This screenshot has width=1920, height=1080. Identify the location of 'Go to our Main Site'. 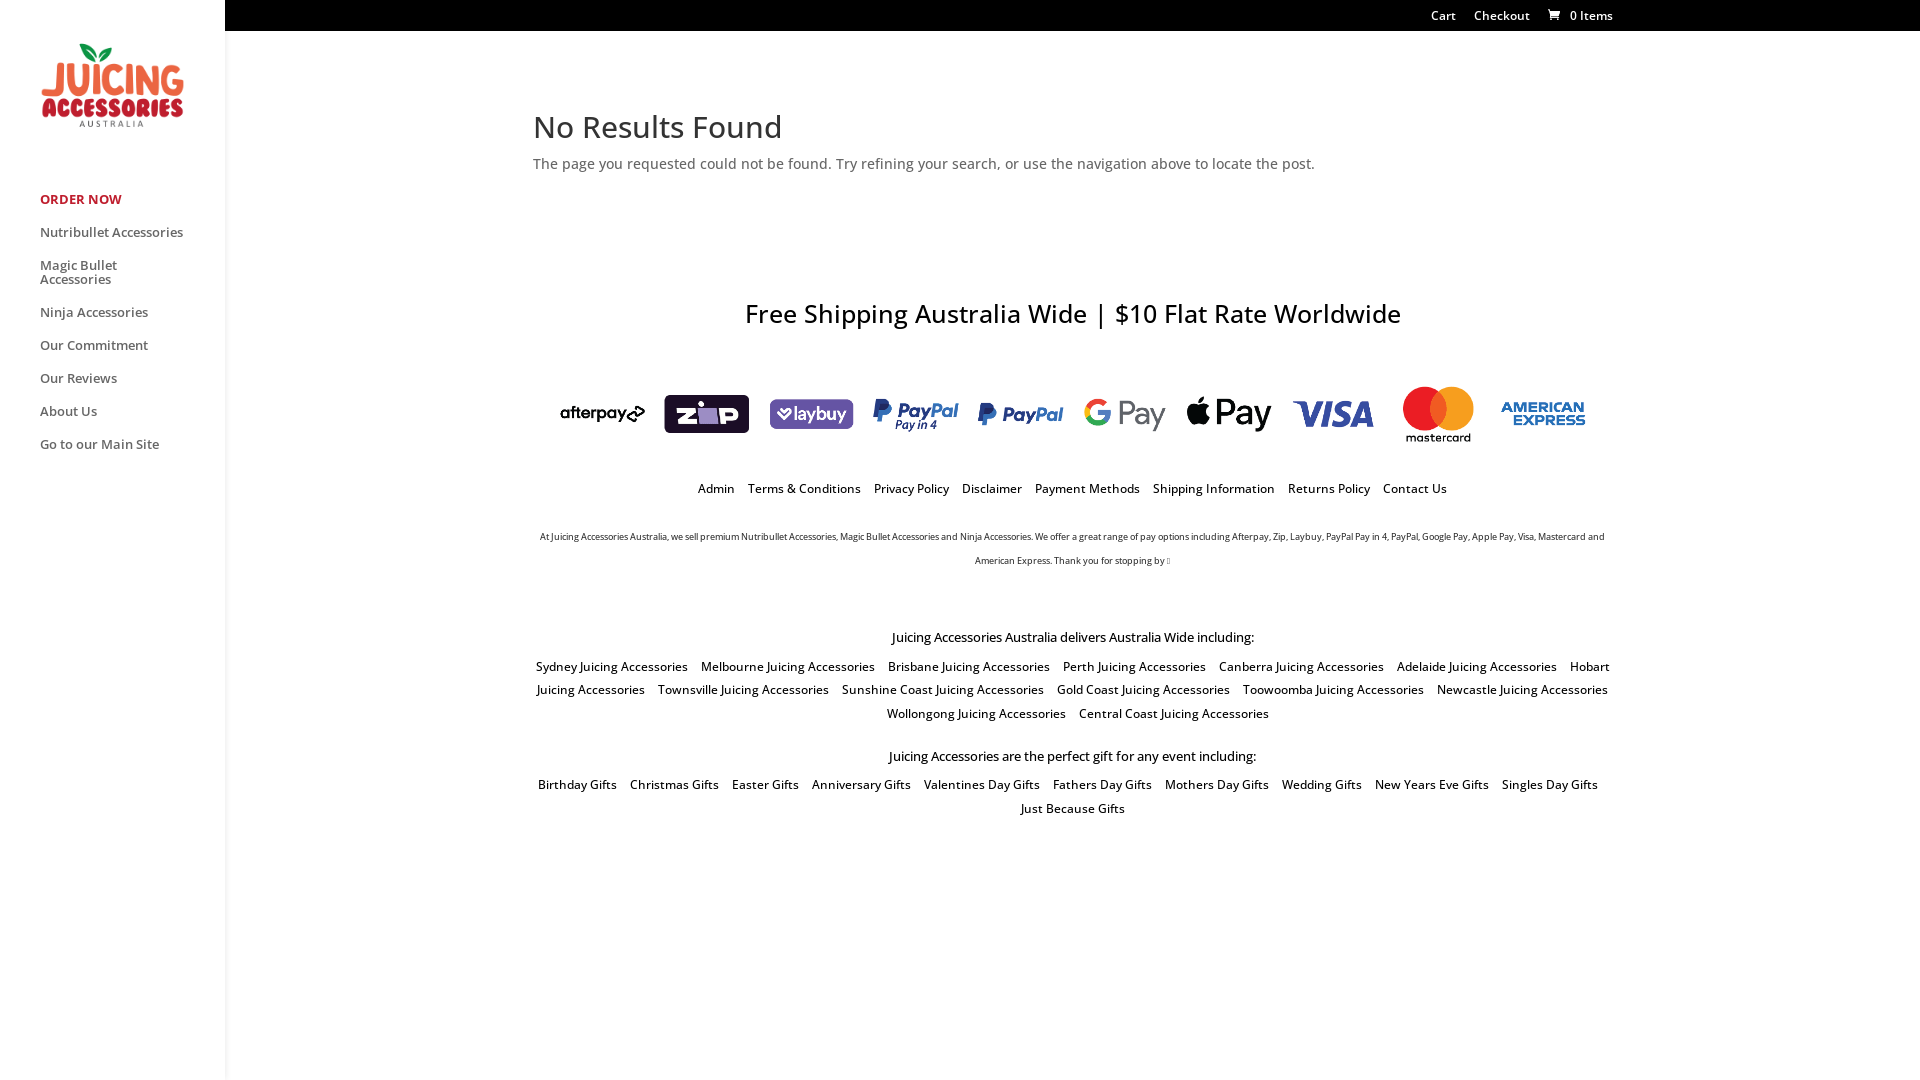
(131, 453).